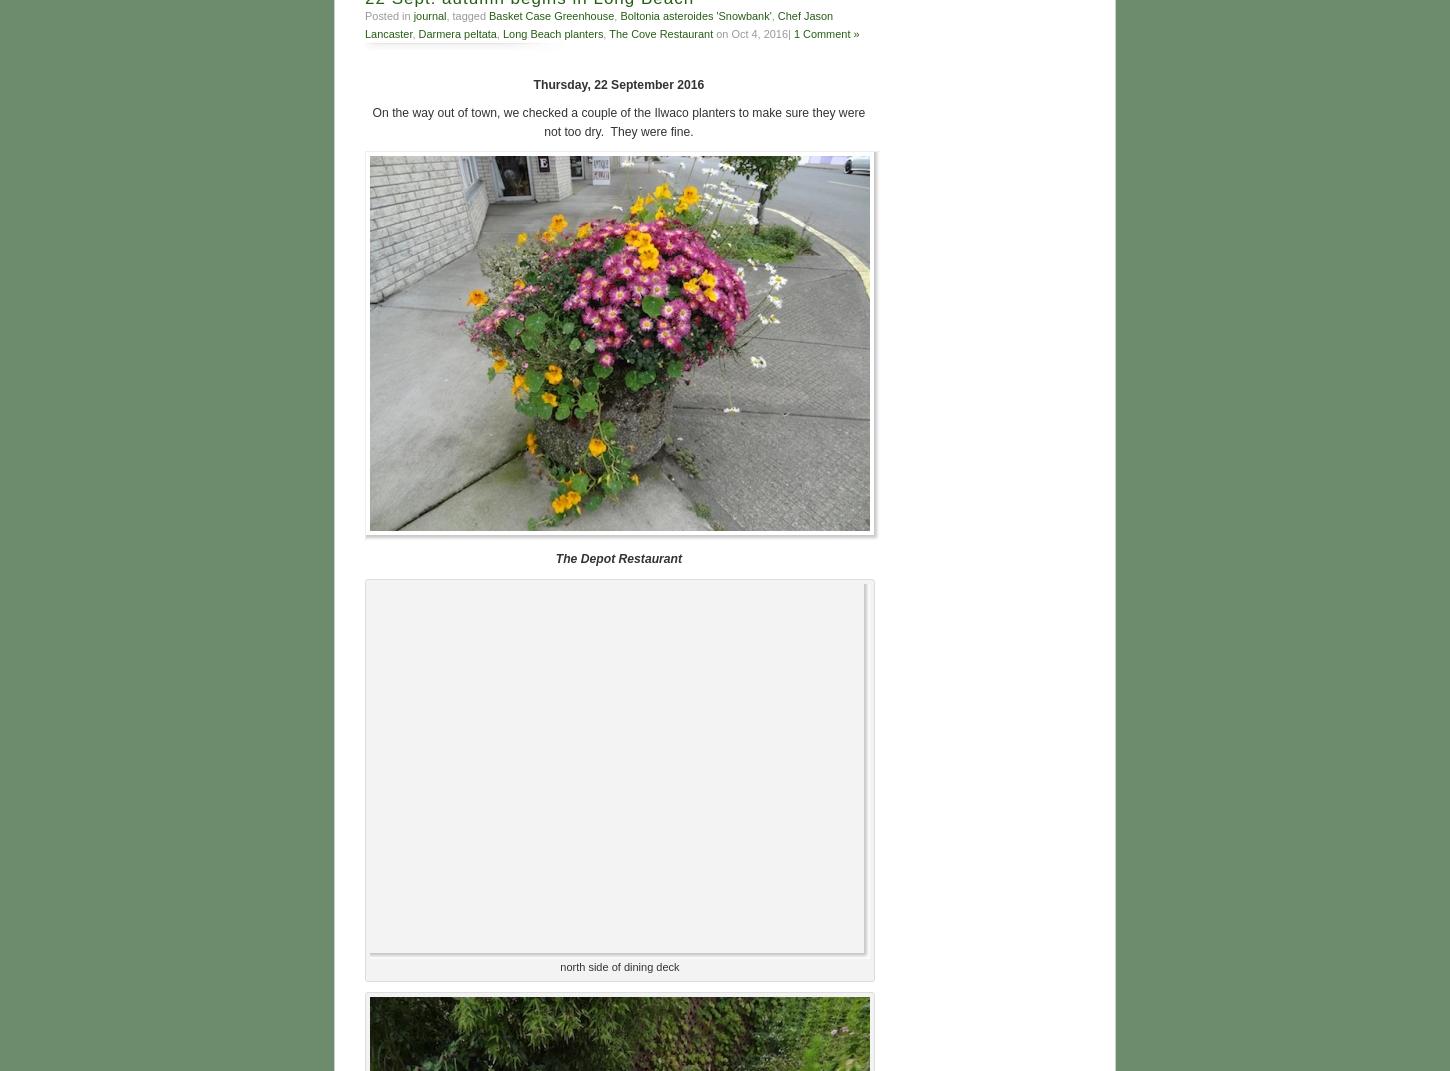 Image resolution: width=1450 pixels, height=1071 pixels. Describe the element at coordinates (388, 14) in the screenshot. I see `'Posted in'` at that location.